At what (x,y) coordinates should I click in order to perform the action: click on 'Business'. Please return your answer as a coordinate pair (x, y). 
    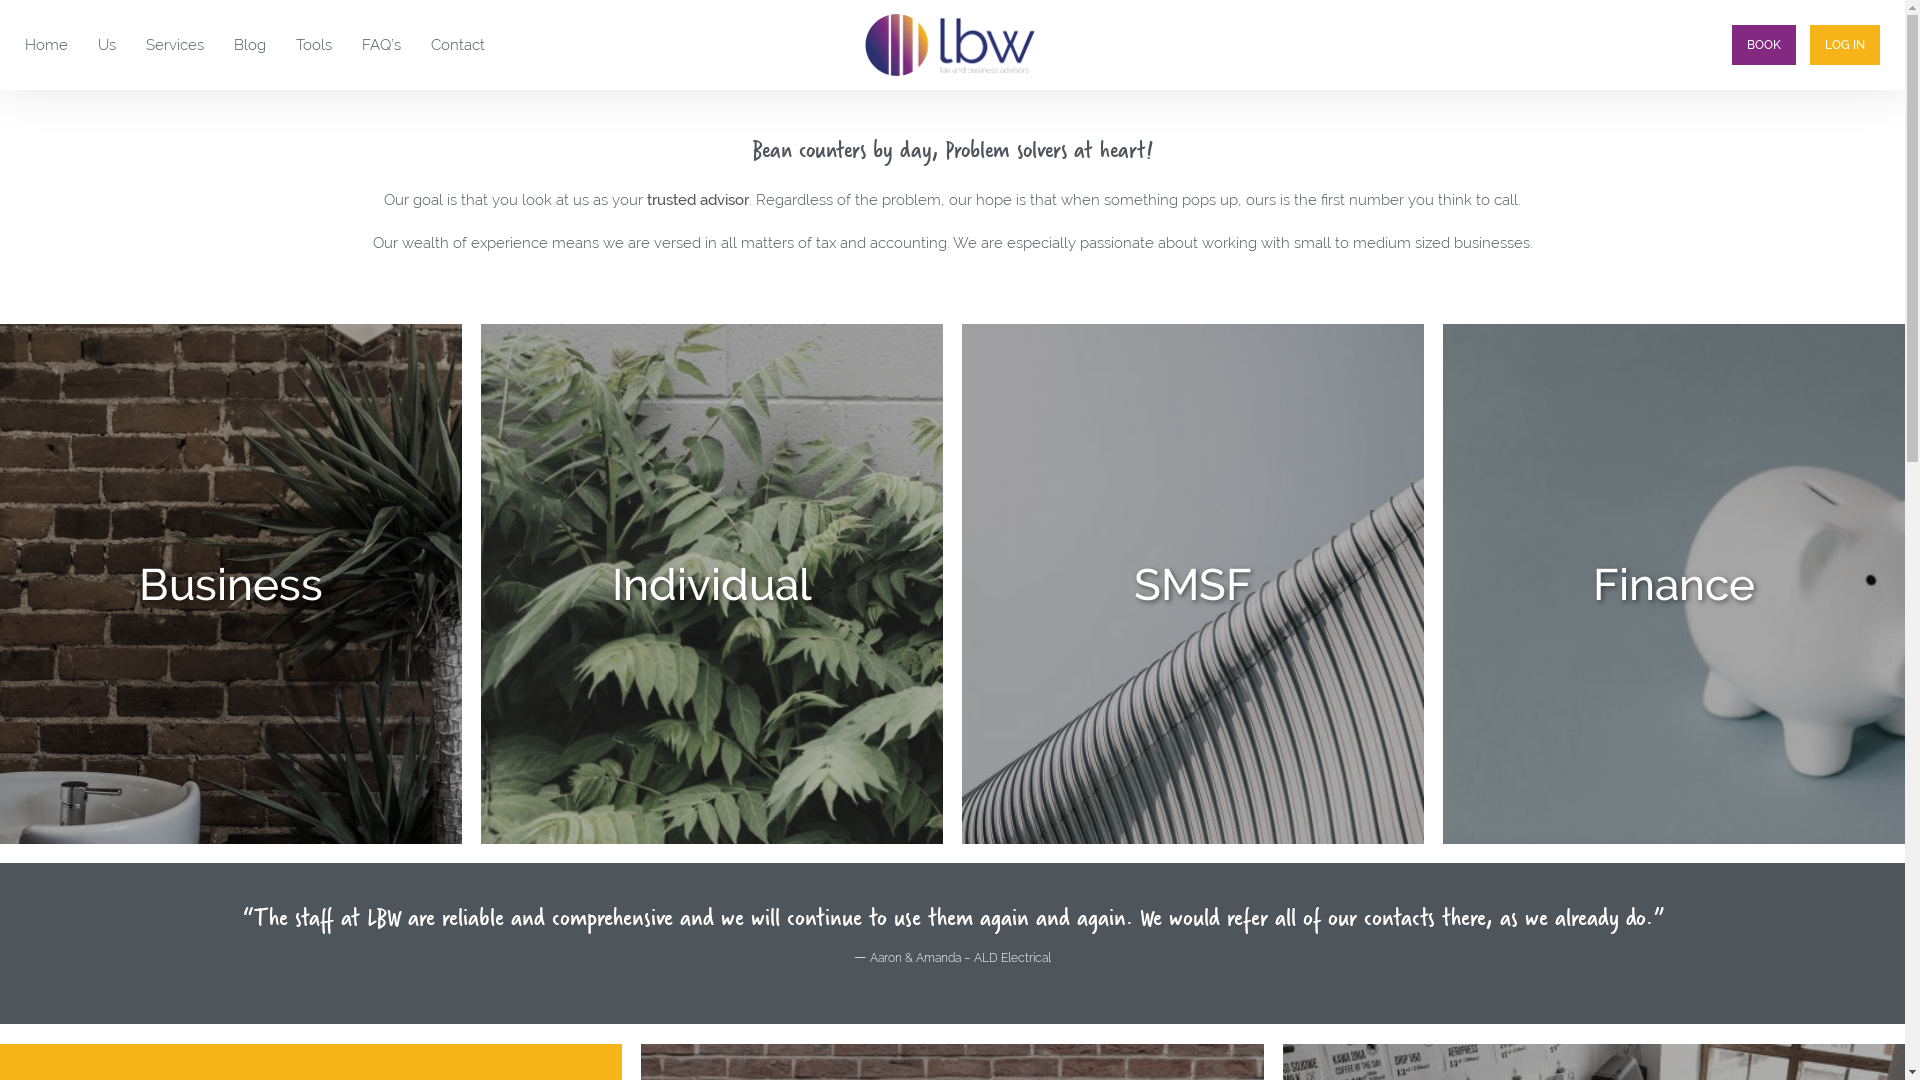
    Looking at the image, I should click on (230, 583).